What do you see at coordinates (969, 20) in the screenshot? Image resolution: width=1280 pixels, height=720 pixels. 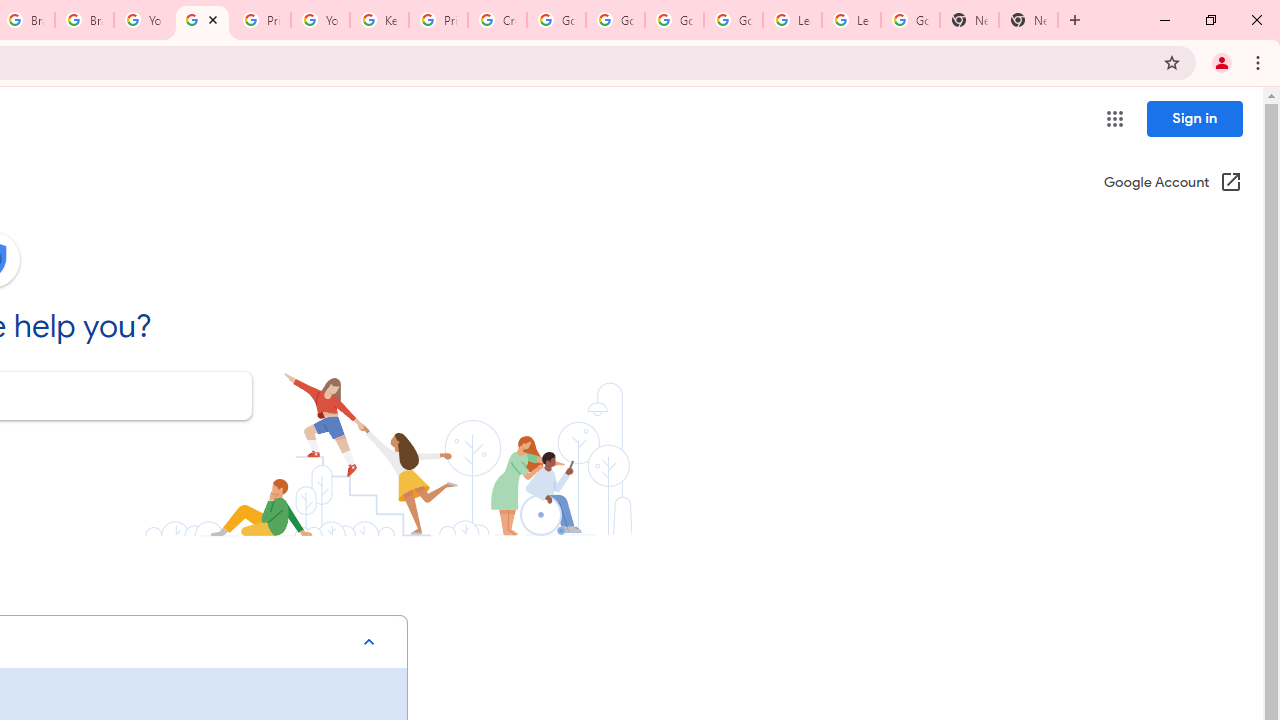 I see `'New Tab'` at bounding box center [969, 20].